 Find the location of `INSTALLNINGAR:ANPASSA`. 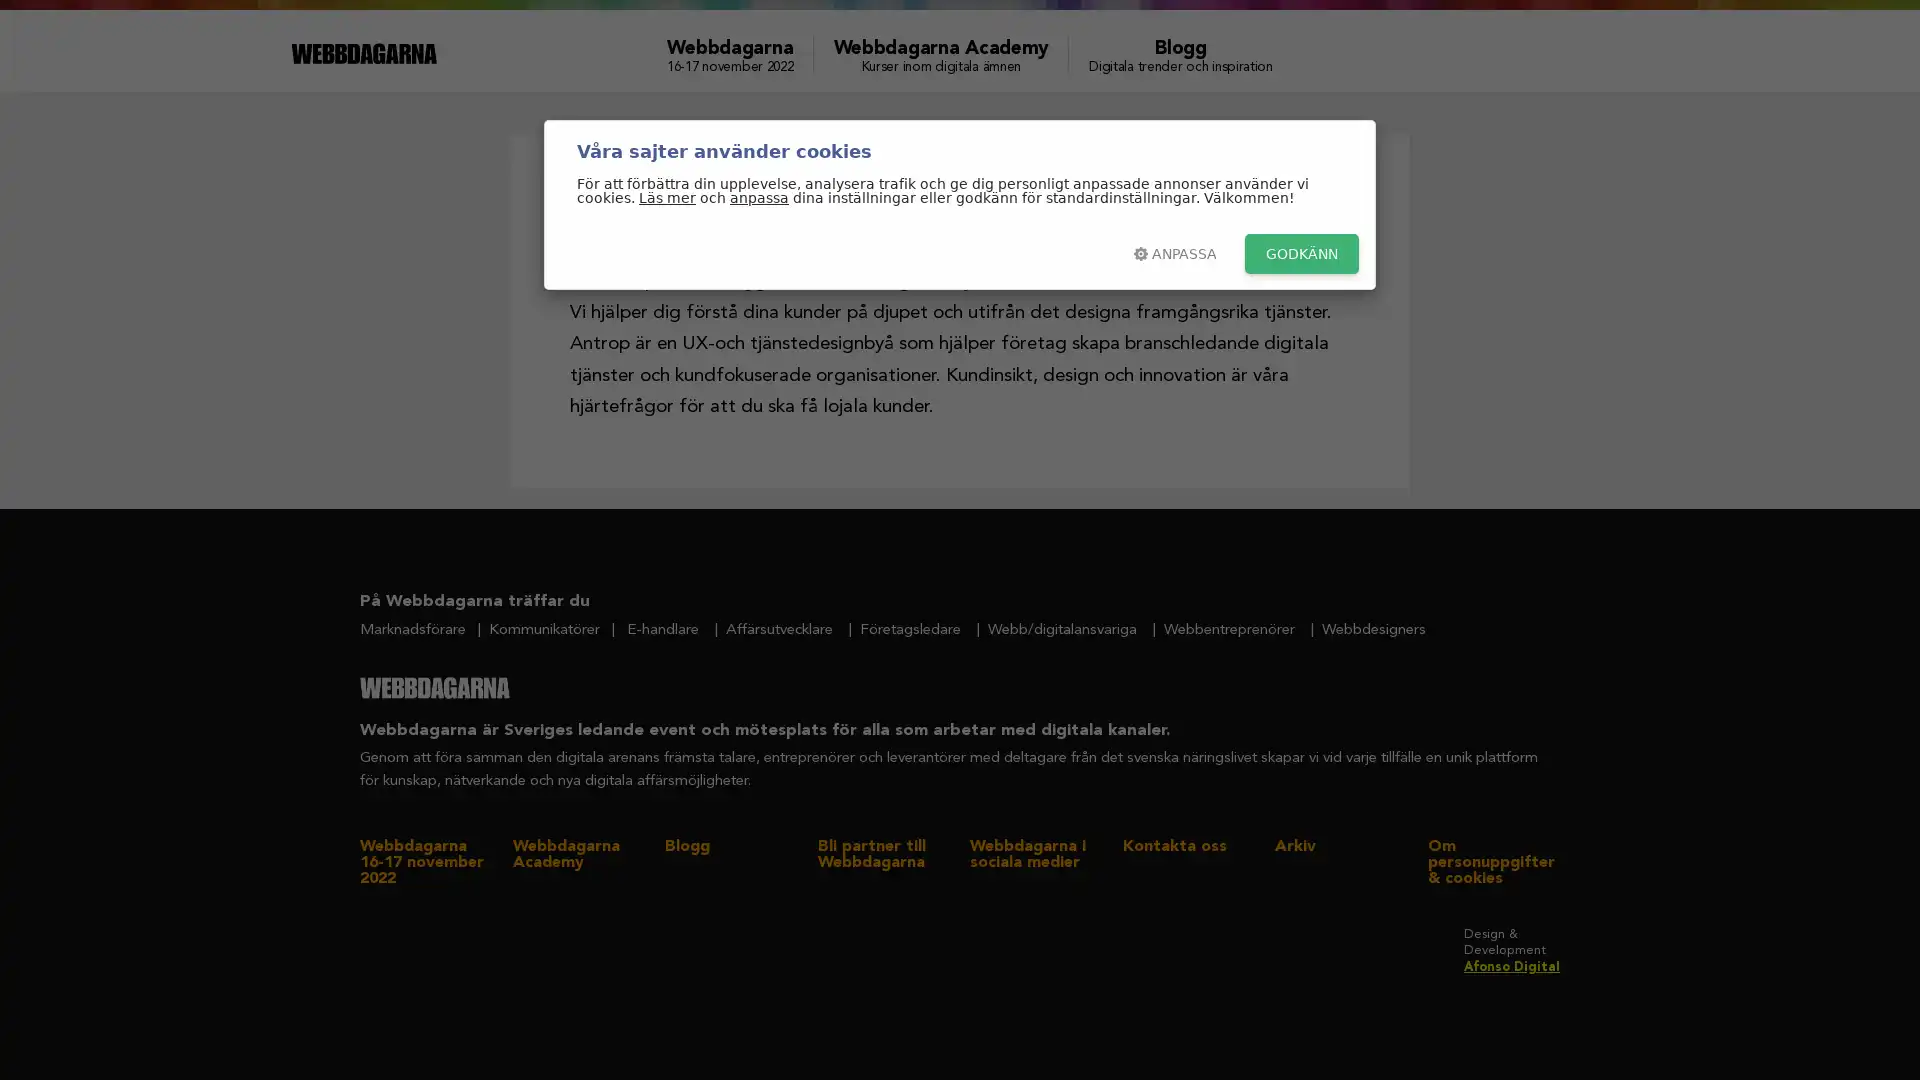

INSTALLNINGAR:ANPASSA is located at coordinates (1175, 253).